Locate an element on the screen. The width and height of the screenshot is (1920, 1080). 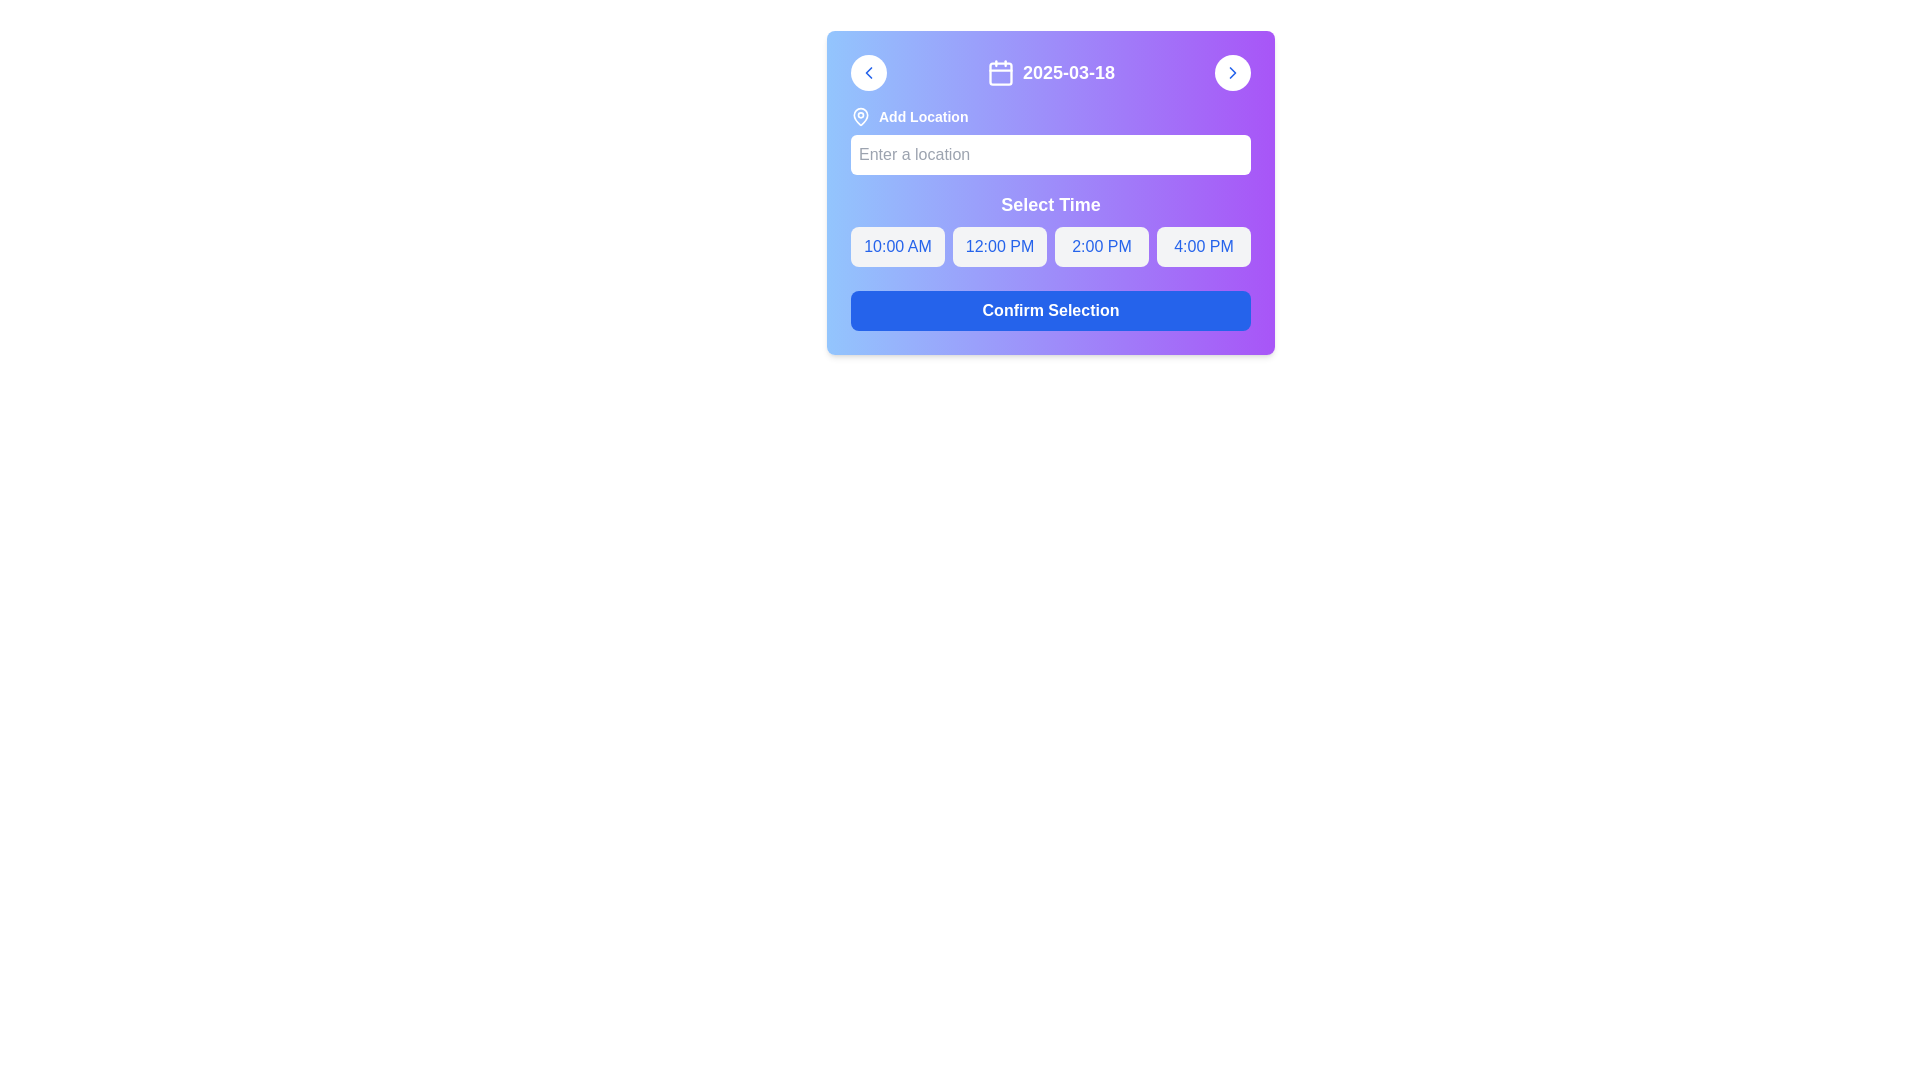
the rectangular button displaying '10:00 AM' in blue is located at coordinates (896, 245).